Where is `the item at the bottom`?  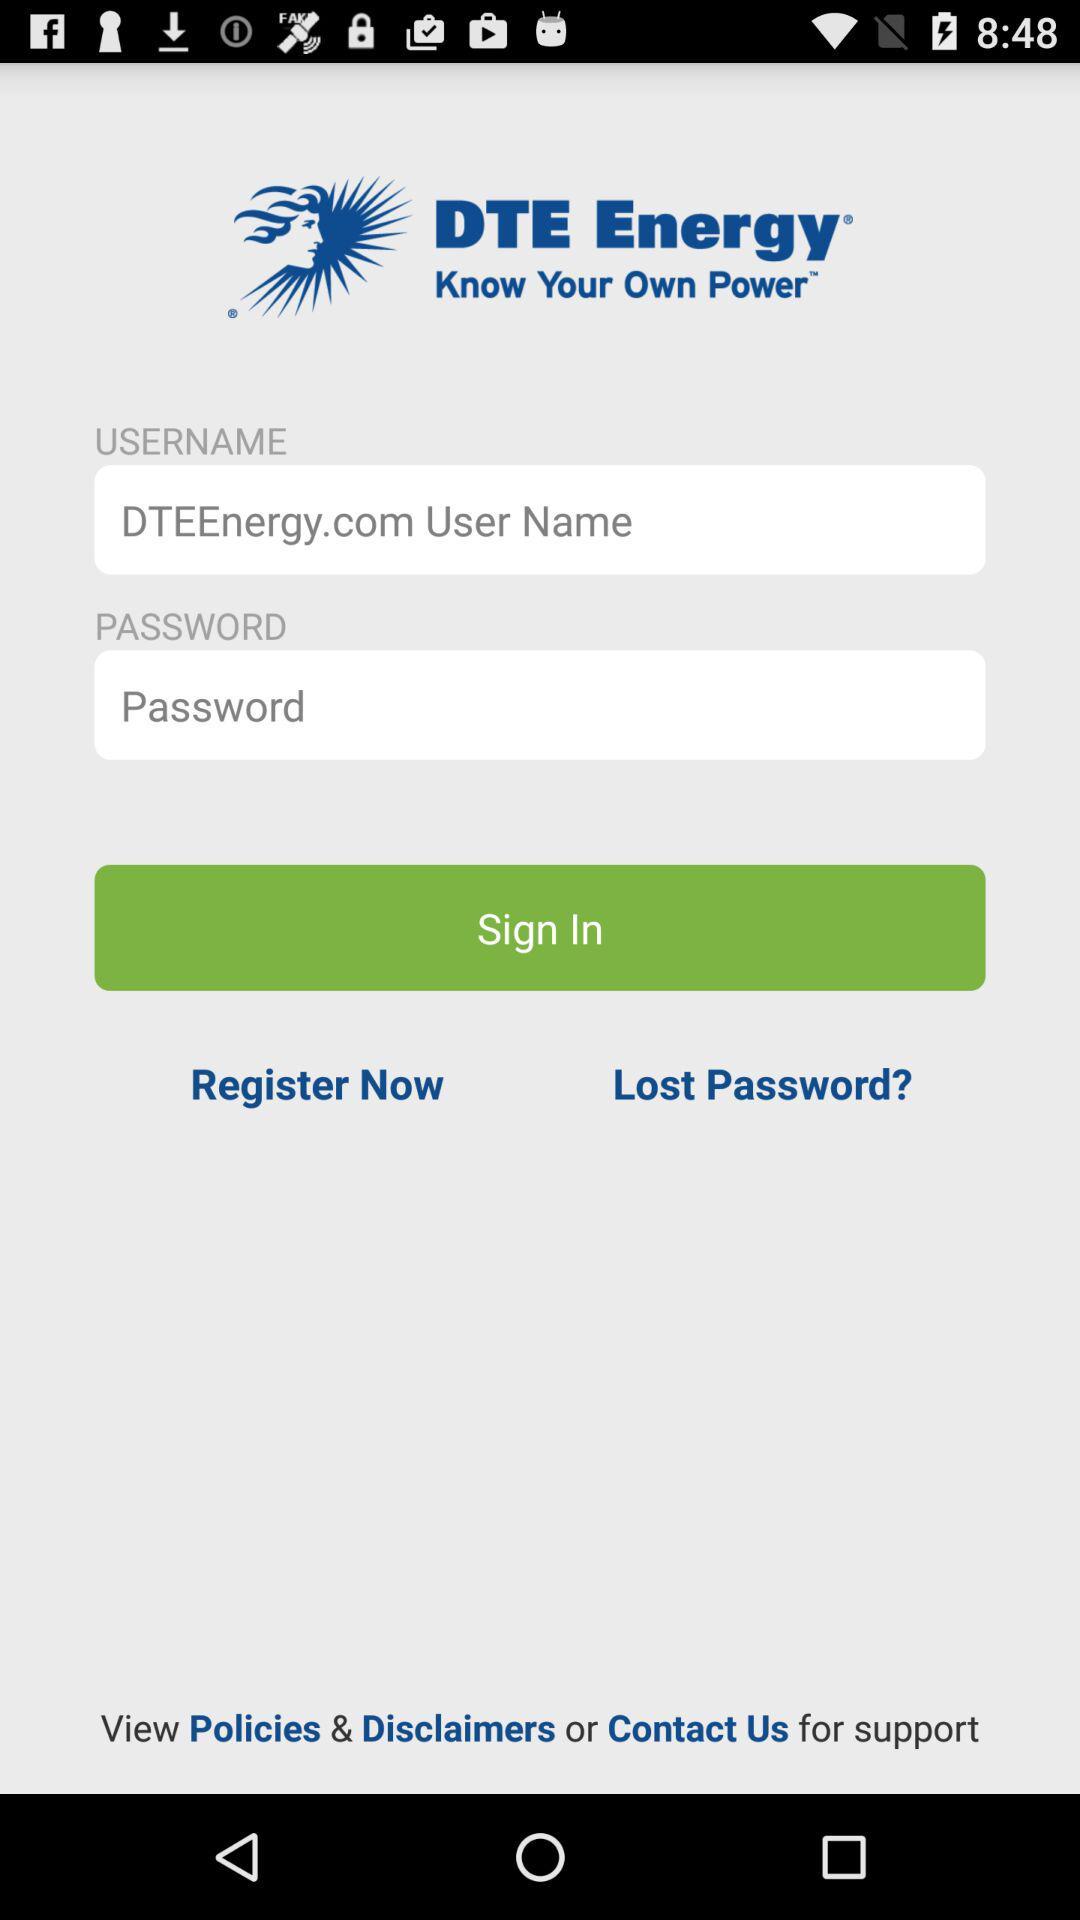
the item at the bottom is located at coordinates (540, 1726).